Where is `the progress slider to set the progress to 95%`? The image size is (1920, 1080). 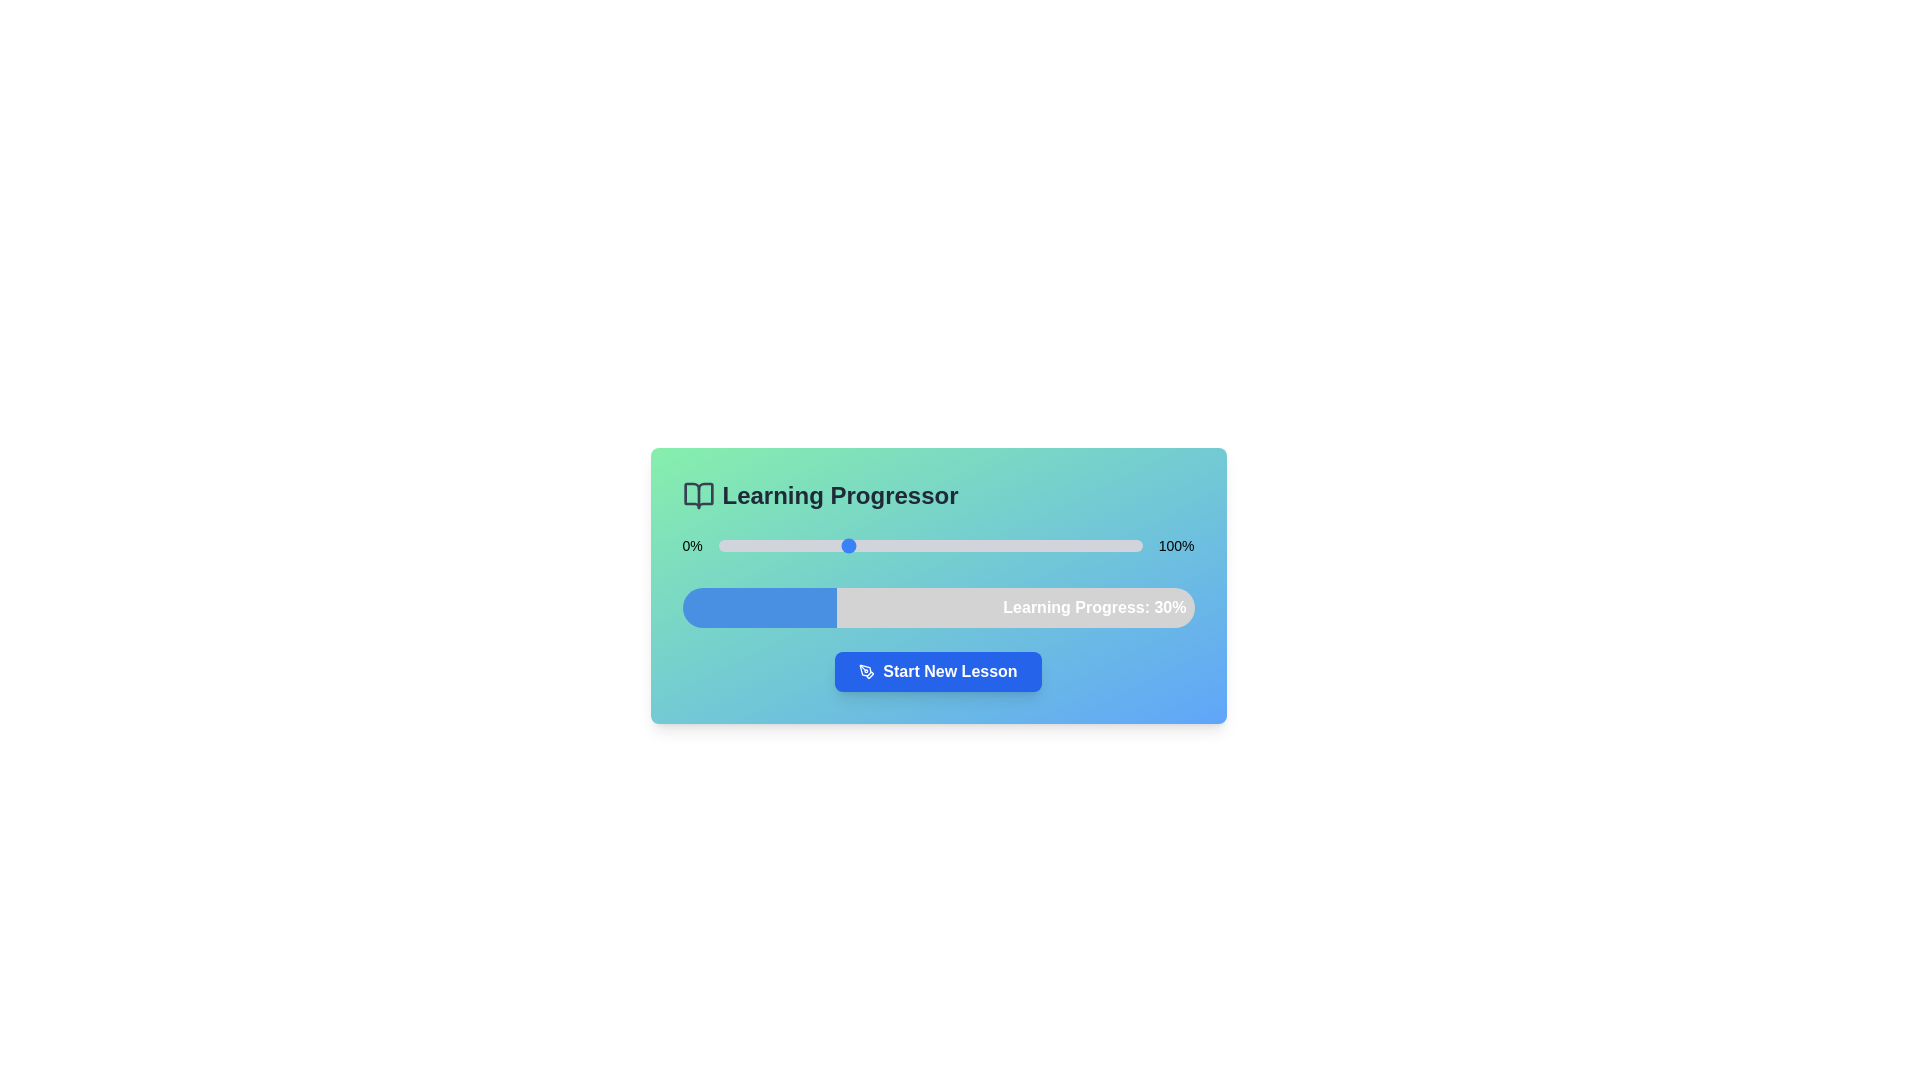 the progress slider to set the progress to 95% is located at coordinates (1121, 546).